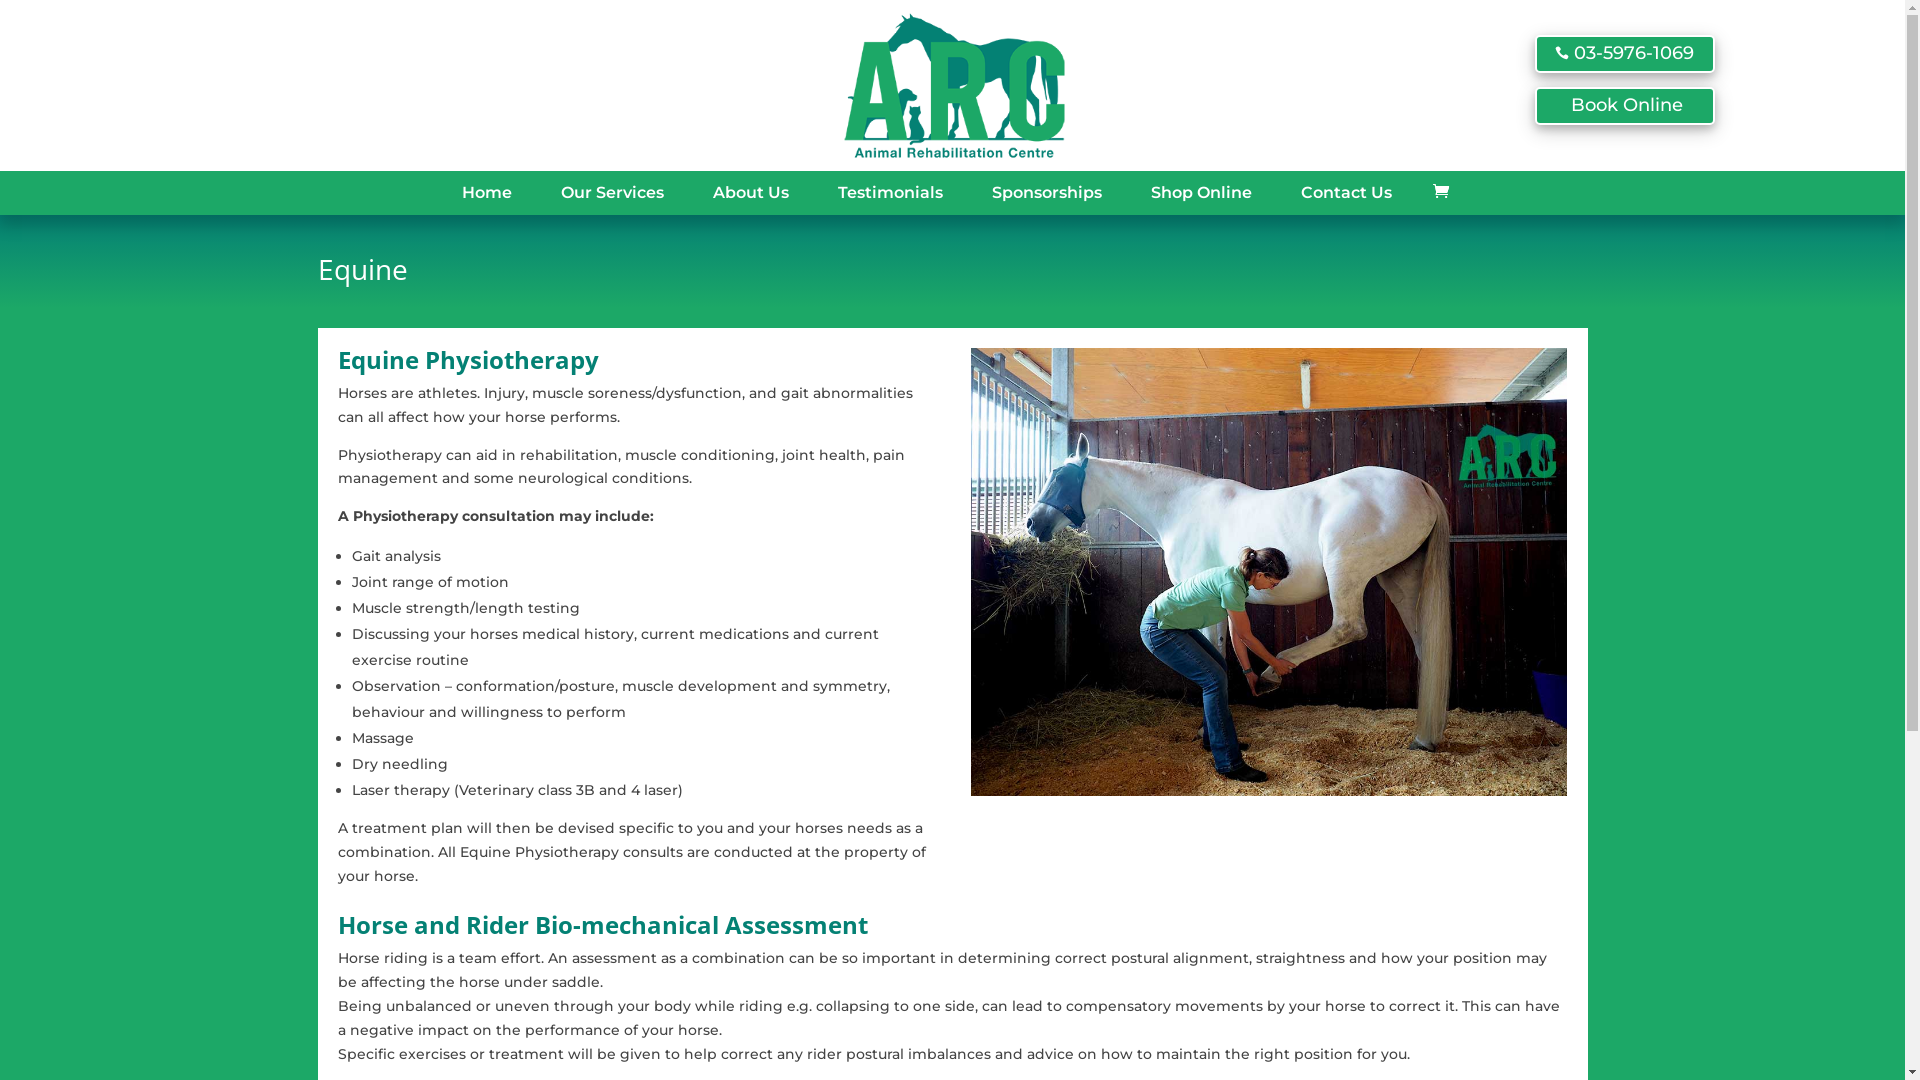 This screenshot has width=1920, height=1080. Describe the element at coordinates (697, 192) in the screenshot. I see `'About Us'` at that location.